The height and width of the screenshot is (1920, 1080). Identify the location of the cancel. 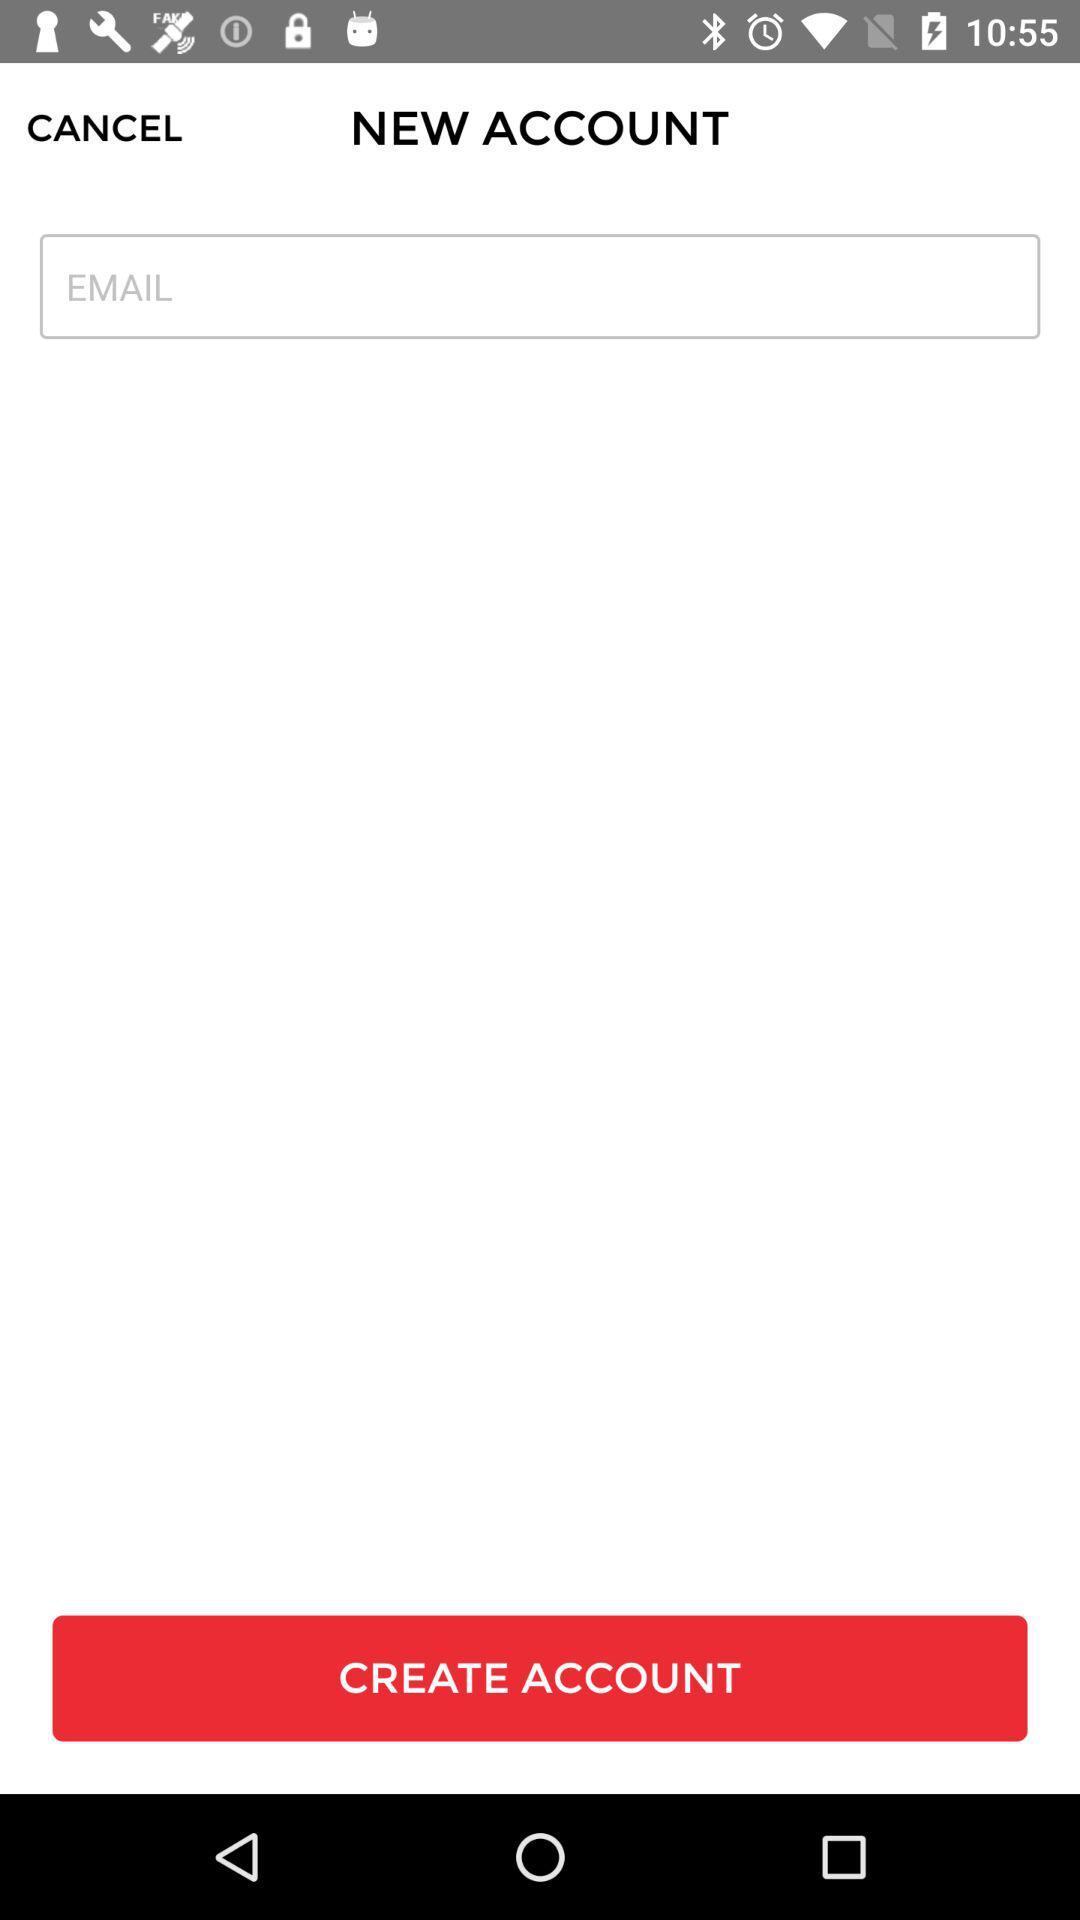
(104, 127).